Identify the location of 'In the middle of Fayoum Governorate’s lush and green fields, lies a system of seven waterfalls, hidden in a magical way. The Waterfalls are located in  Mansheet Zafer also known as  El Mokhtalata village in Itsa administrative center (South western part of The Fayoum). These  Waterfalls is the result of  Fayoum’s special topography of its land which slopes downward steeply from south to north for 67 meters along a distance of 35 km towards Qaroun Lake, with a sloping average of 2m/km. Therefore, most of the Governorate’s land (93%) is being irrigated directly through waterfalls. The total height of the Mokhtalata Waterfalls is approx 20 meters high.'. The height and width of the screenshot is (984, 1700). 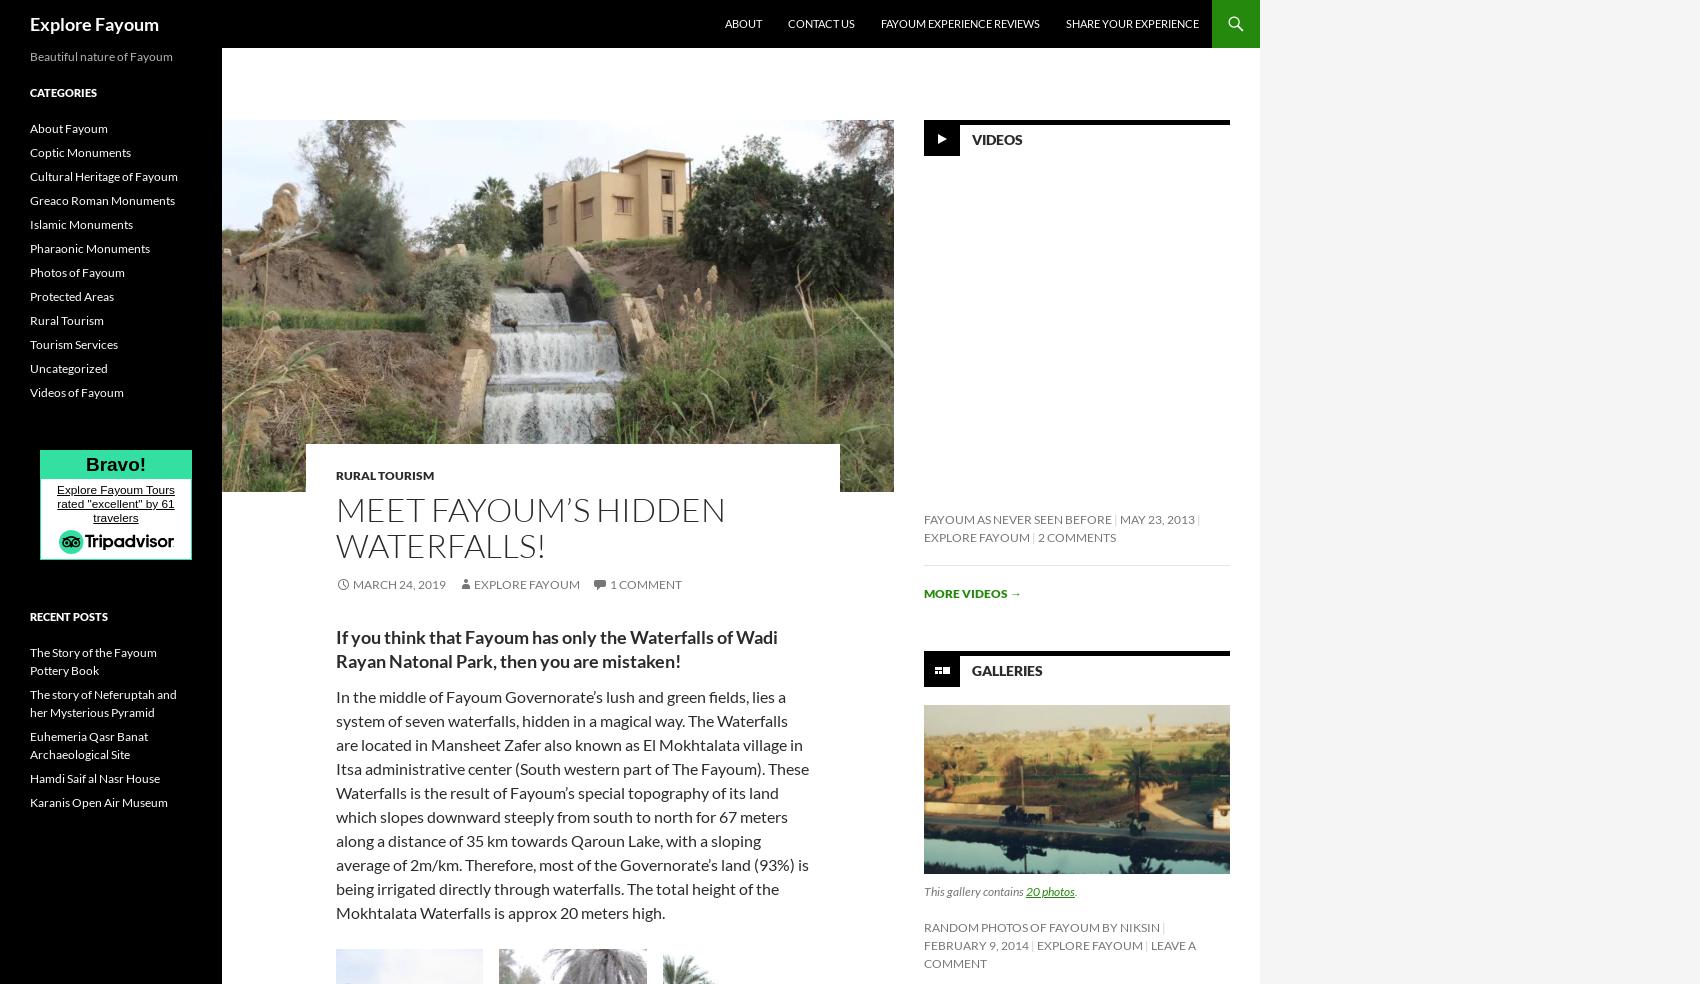
(571, 803).